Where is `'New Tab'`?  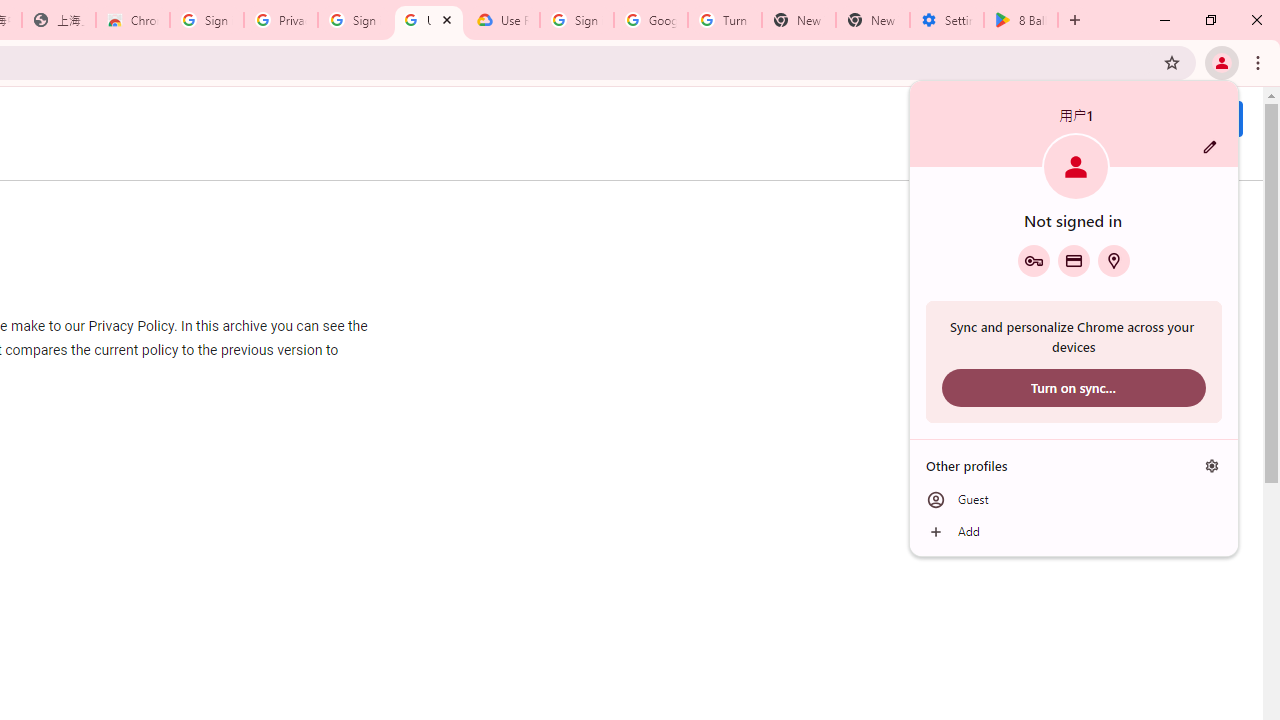 'New Tab' is located at coordinates (872, 20).